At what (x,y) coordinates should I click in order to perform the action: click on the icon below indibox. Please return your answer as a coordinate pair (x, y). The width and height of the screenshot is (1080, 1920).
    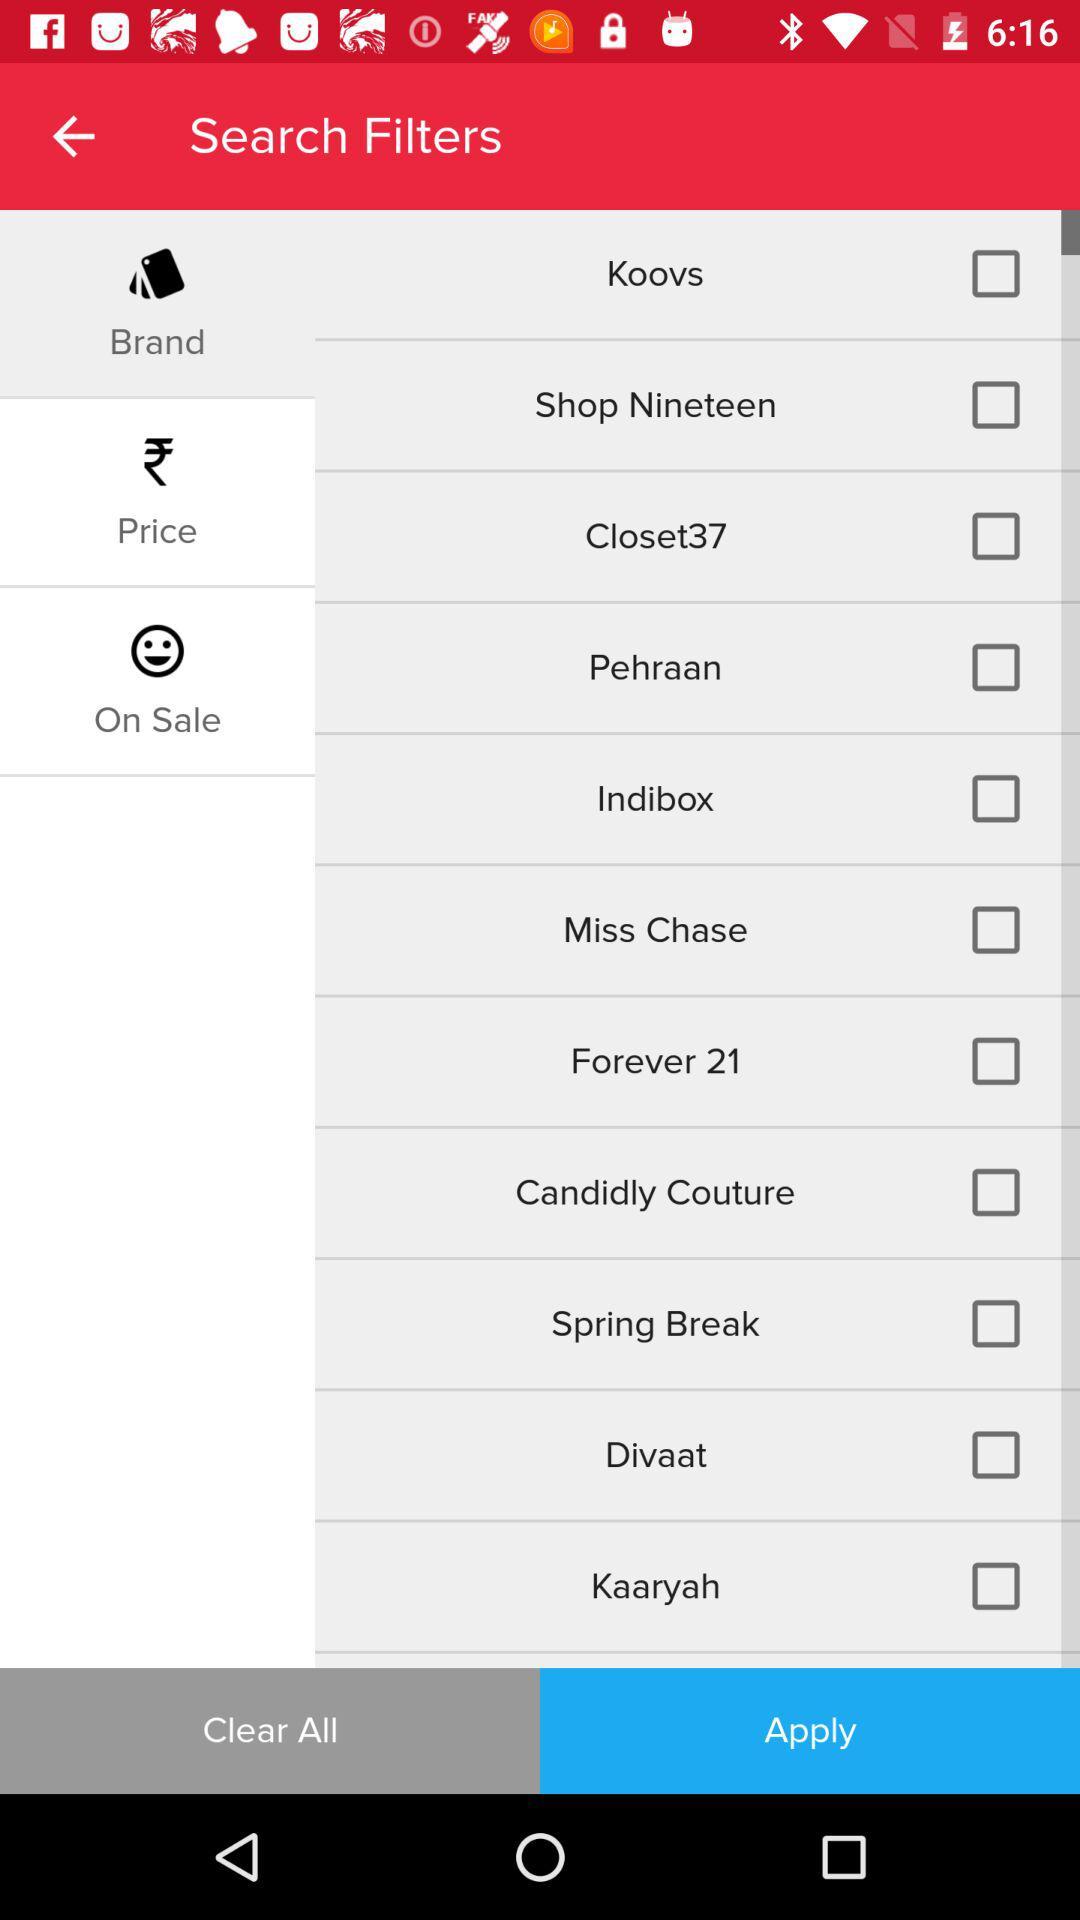
    Looking at the image, I should click on (696, 929).